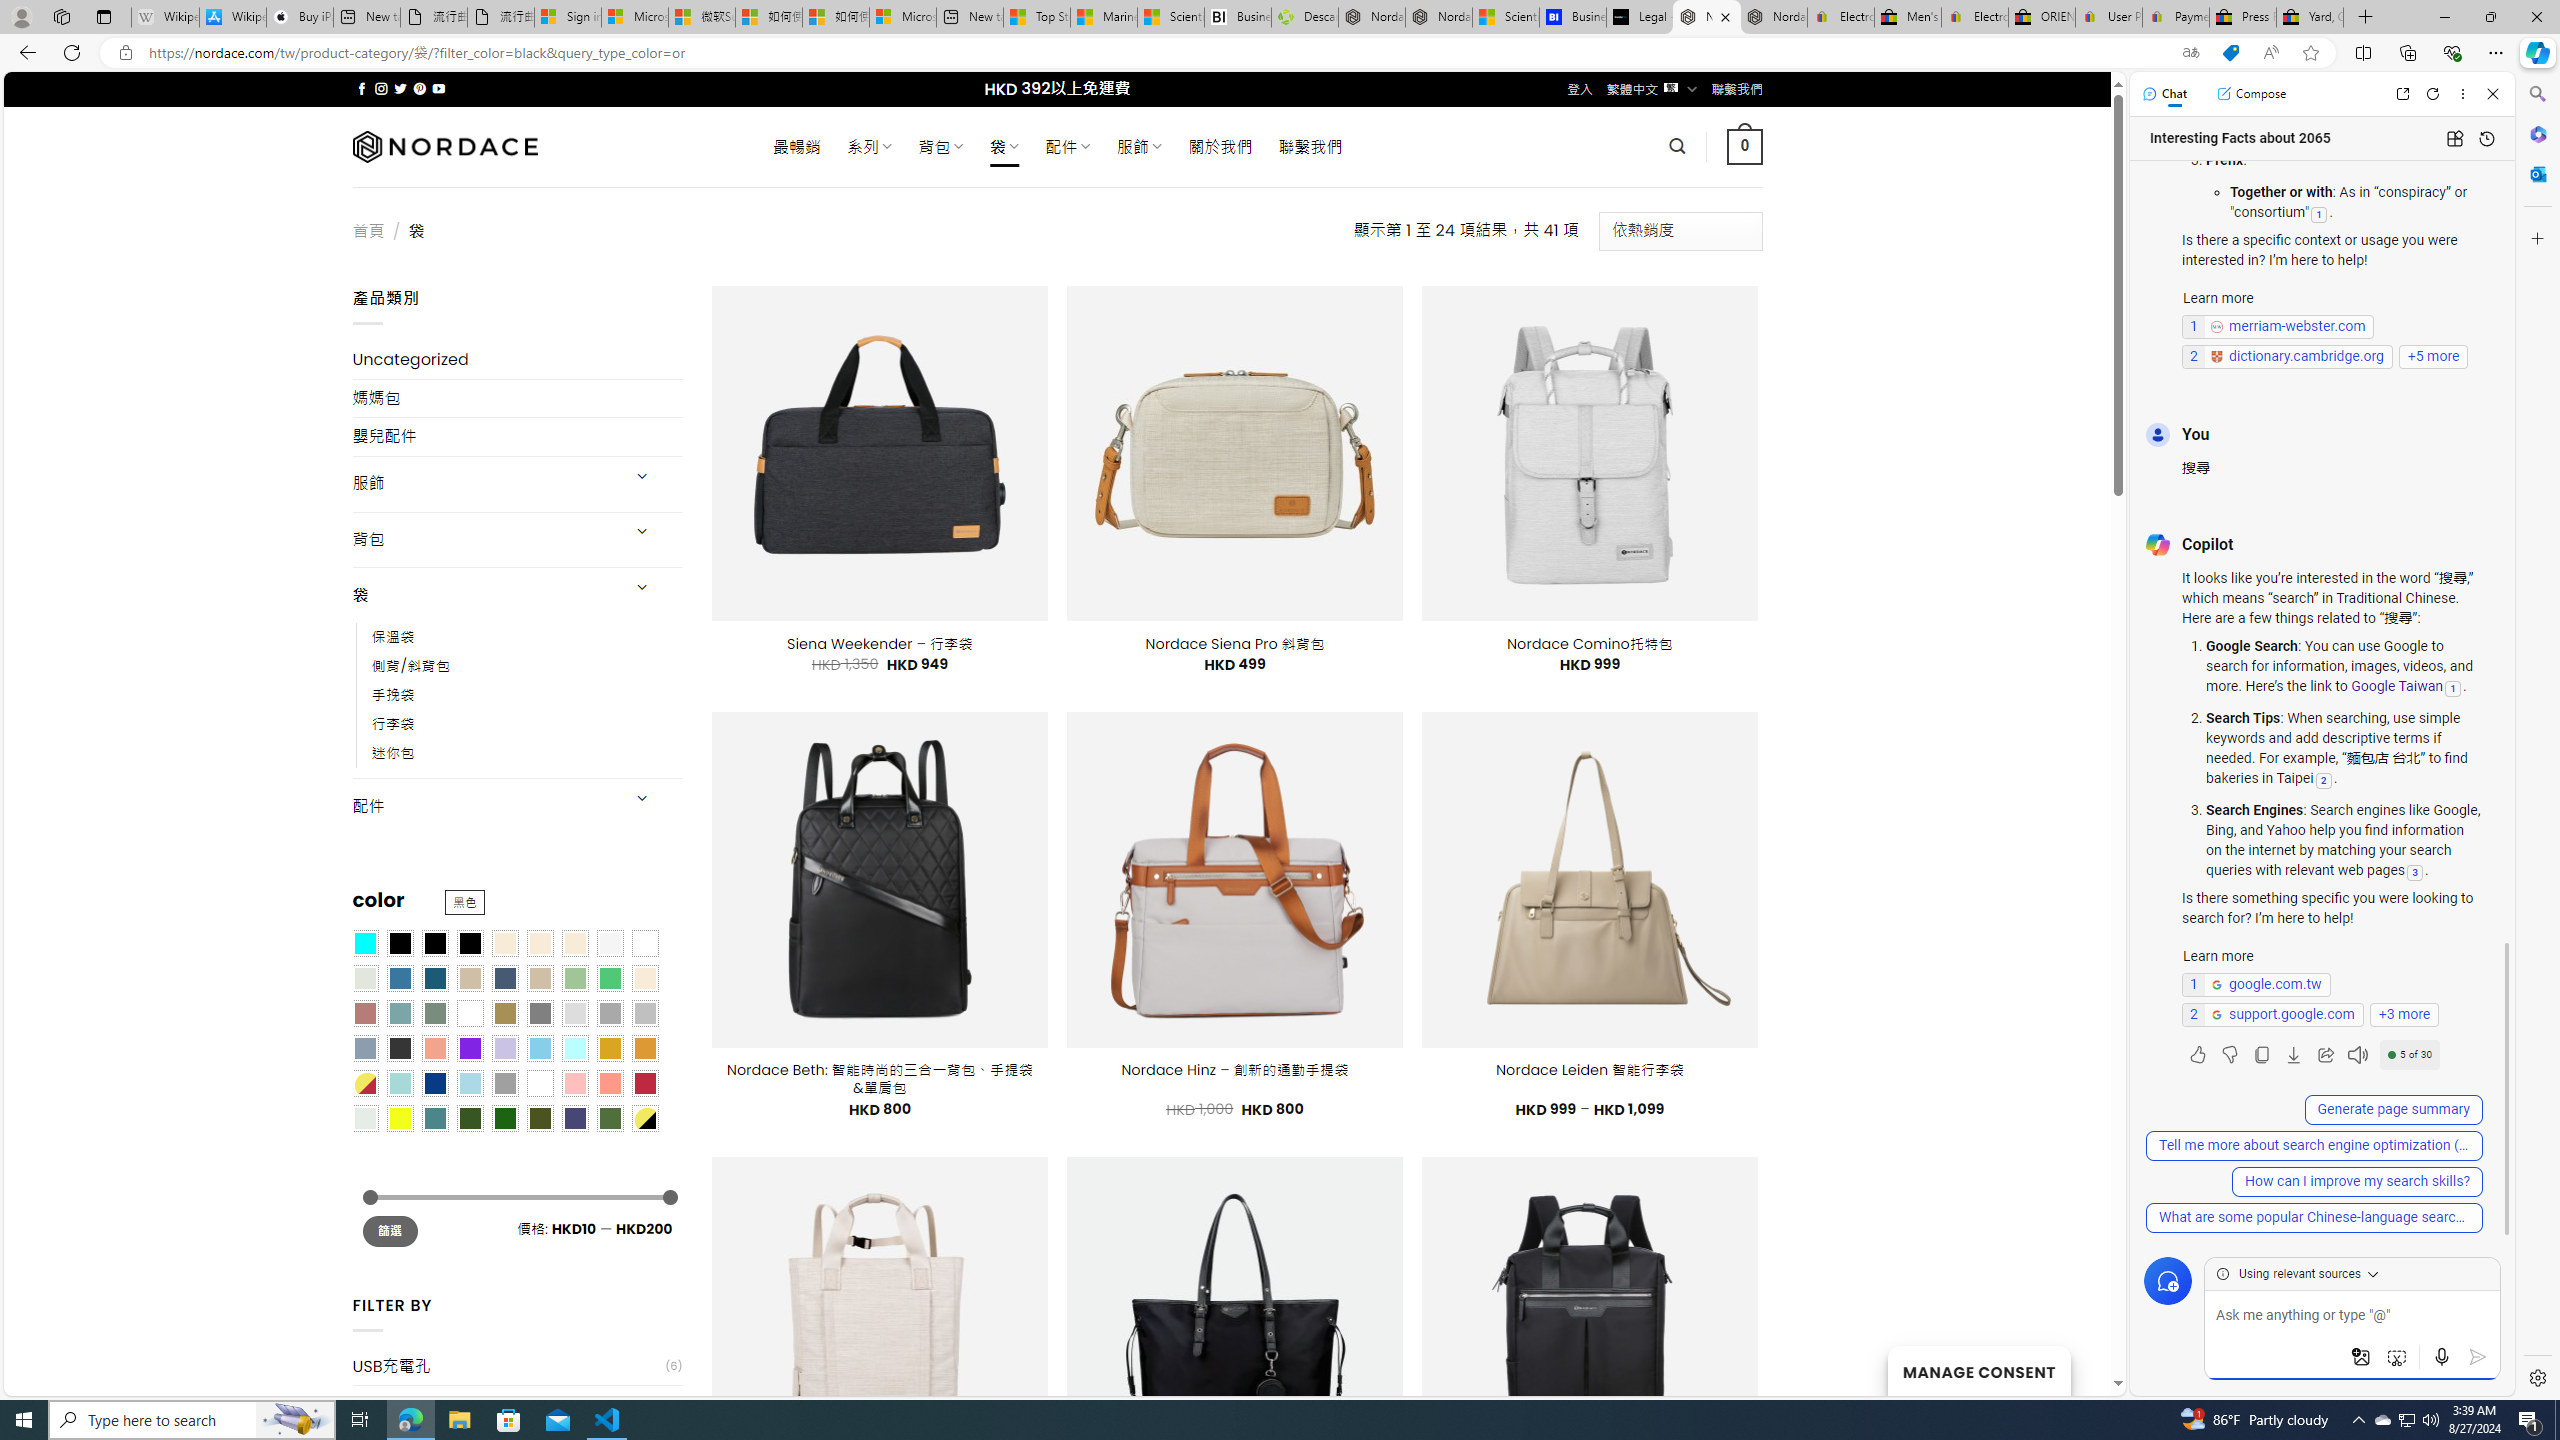 This screenshot has height=1440, width=2560. Describe the element at coordinates (1304, 16) in the screenshot. I see `'Descarga Driver Updater'` at that location.